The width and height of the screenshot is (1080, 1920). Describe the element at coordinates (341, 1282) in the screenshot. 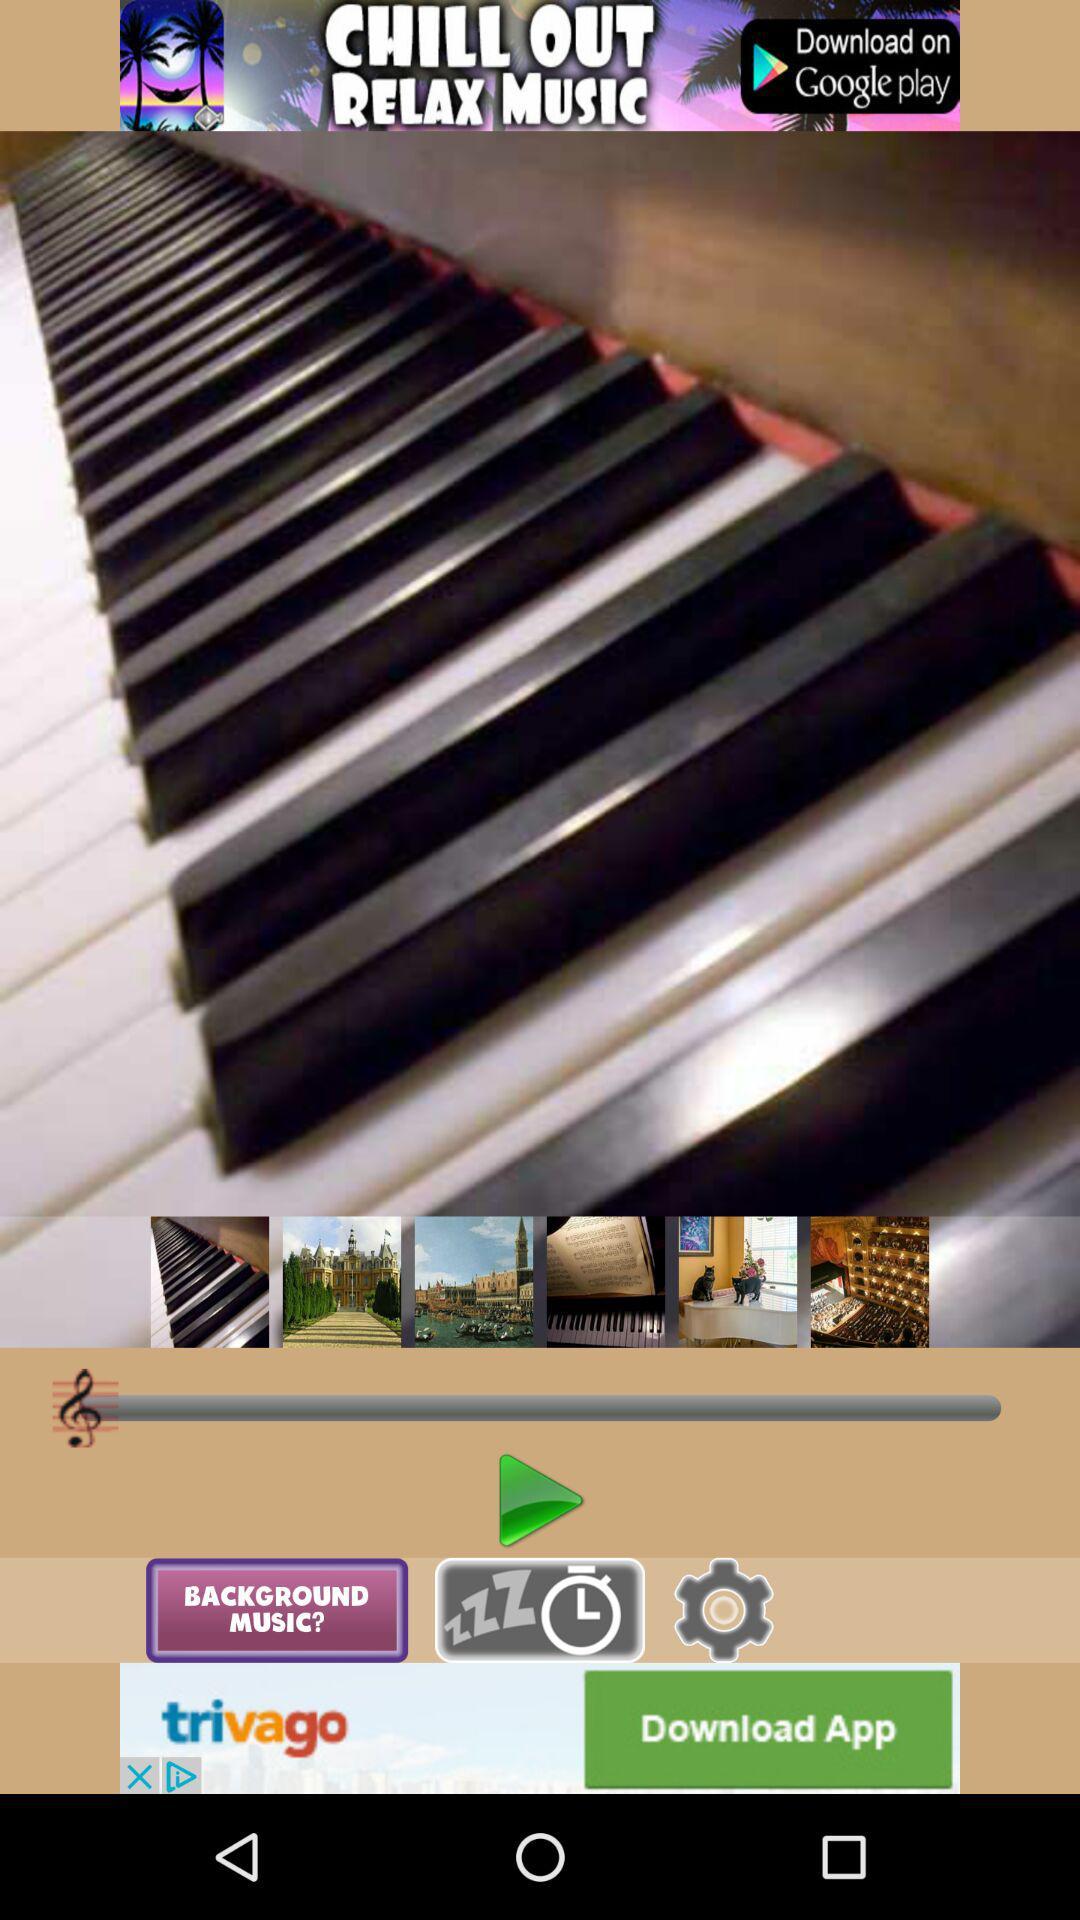

I see `to select the picture` at that location.